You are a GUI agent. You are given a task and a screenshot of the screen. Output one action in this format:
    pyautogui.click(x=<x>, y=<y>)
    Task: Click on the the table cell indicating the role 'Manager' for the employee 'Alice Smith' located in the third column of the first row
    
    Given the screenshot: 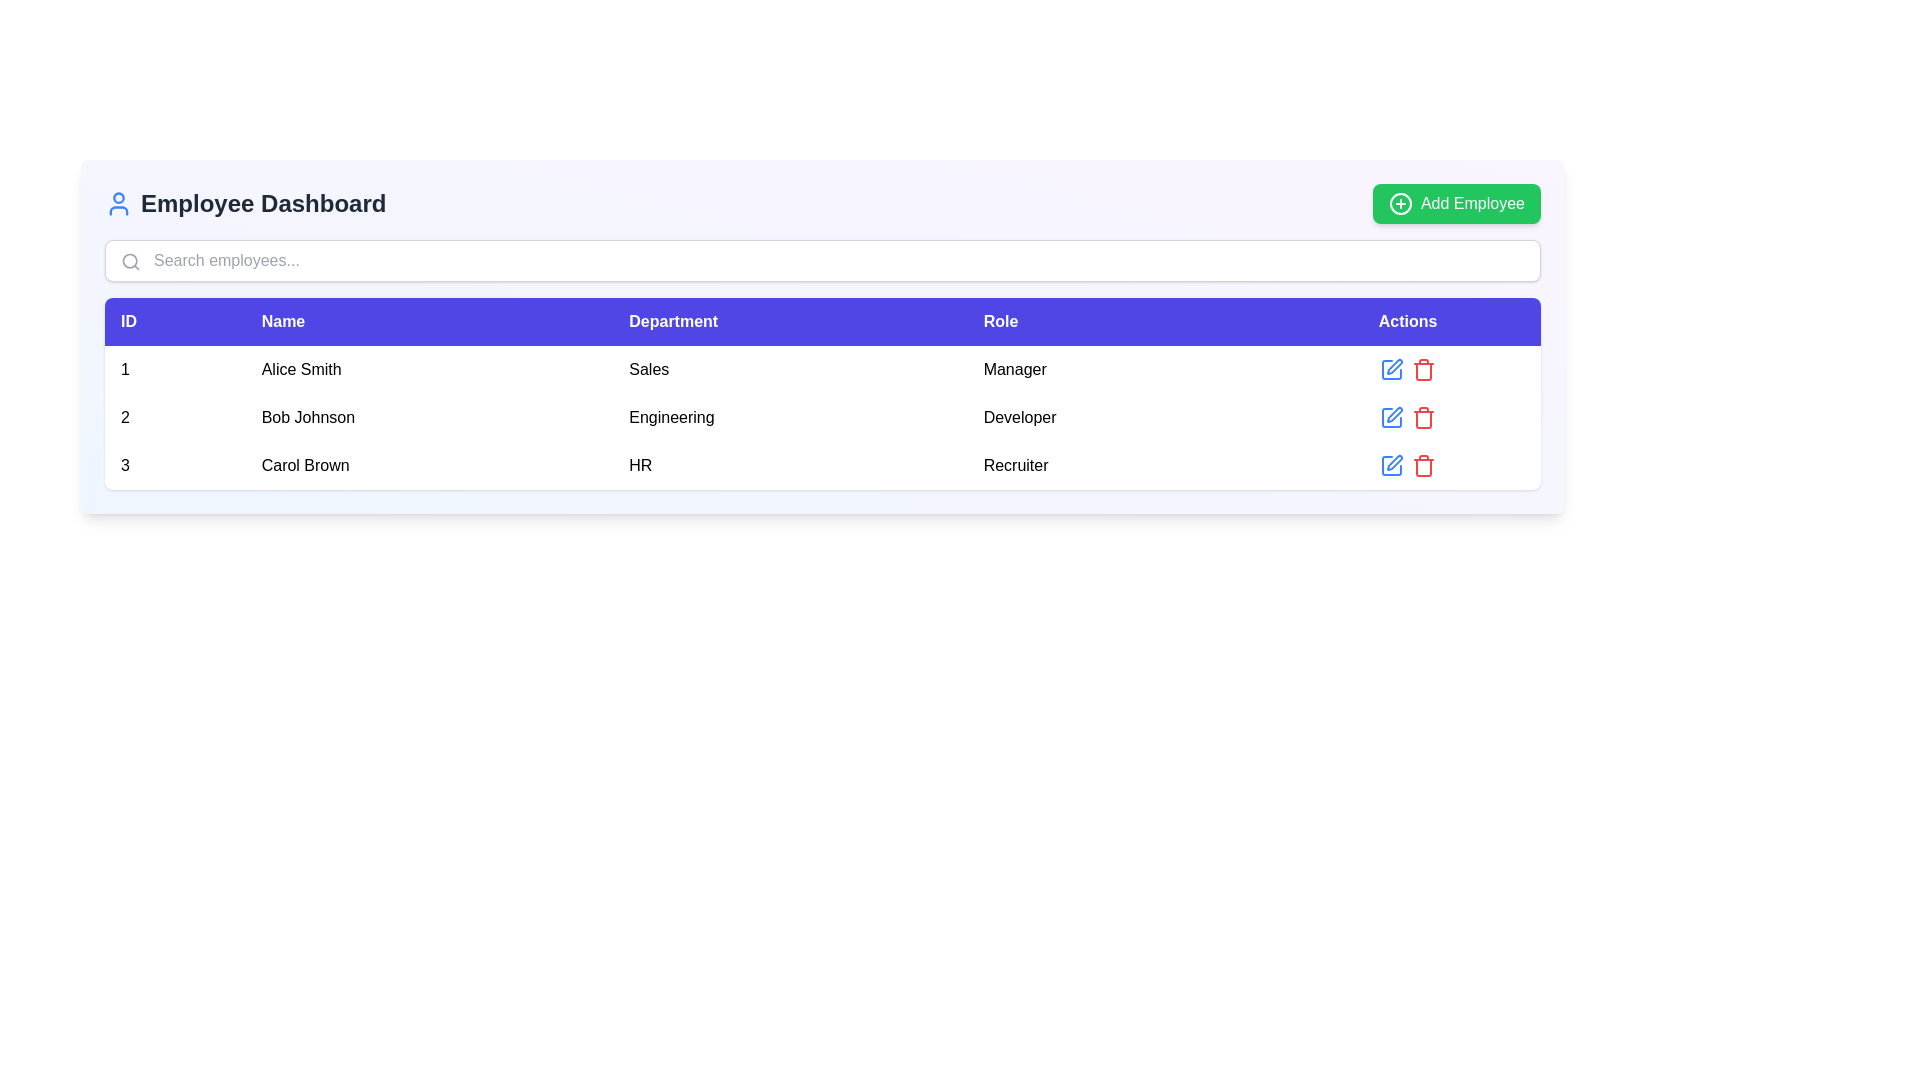 What is the action you would take?
    pyautogui.click(x=1121, y=370)
    